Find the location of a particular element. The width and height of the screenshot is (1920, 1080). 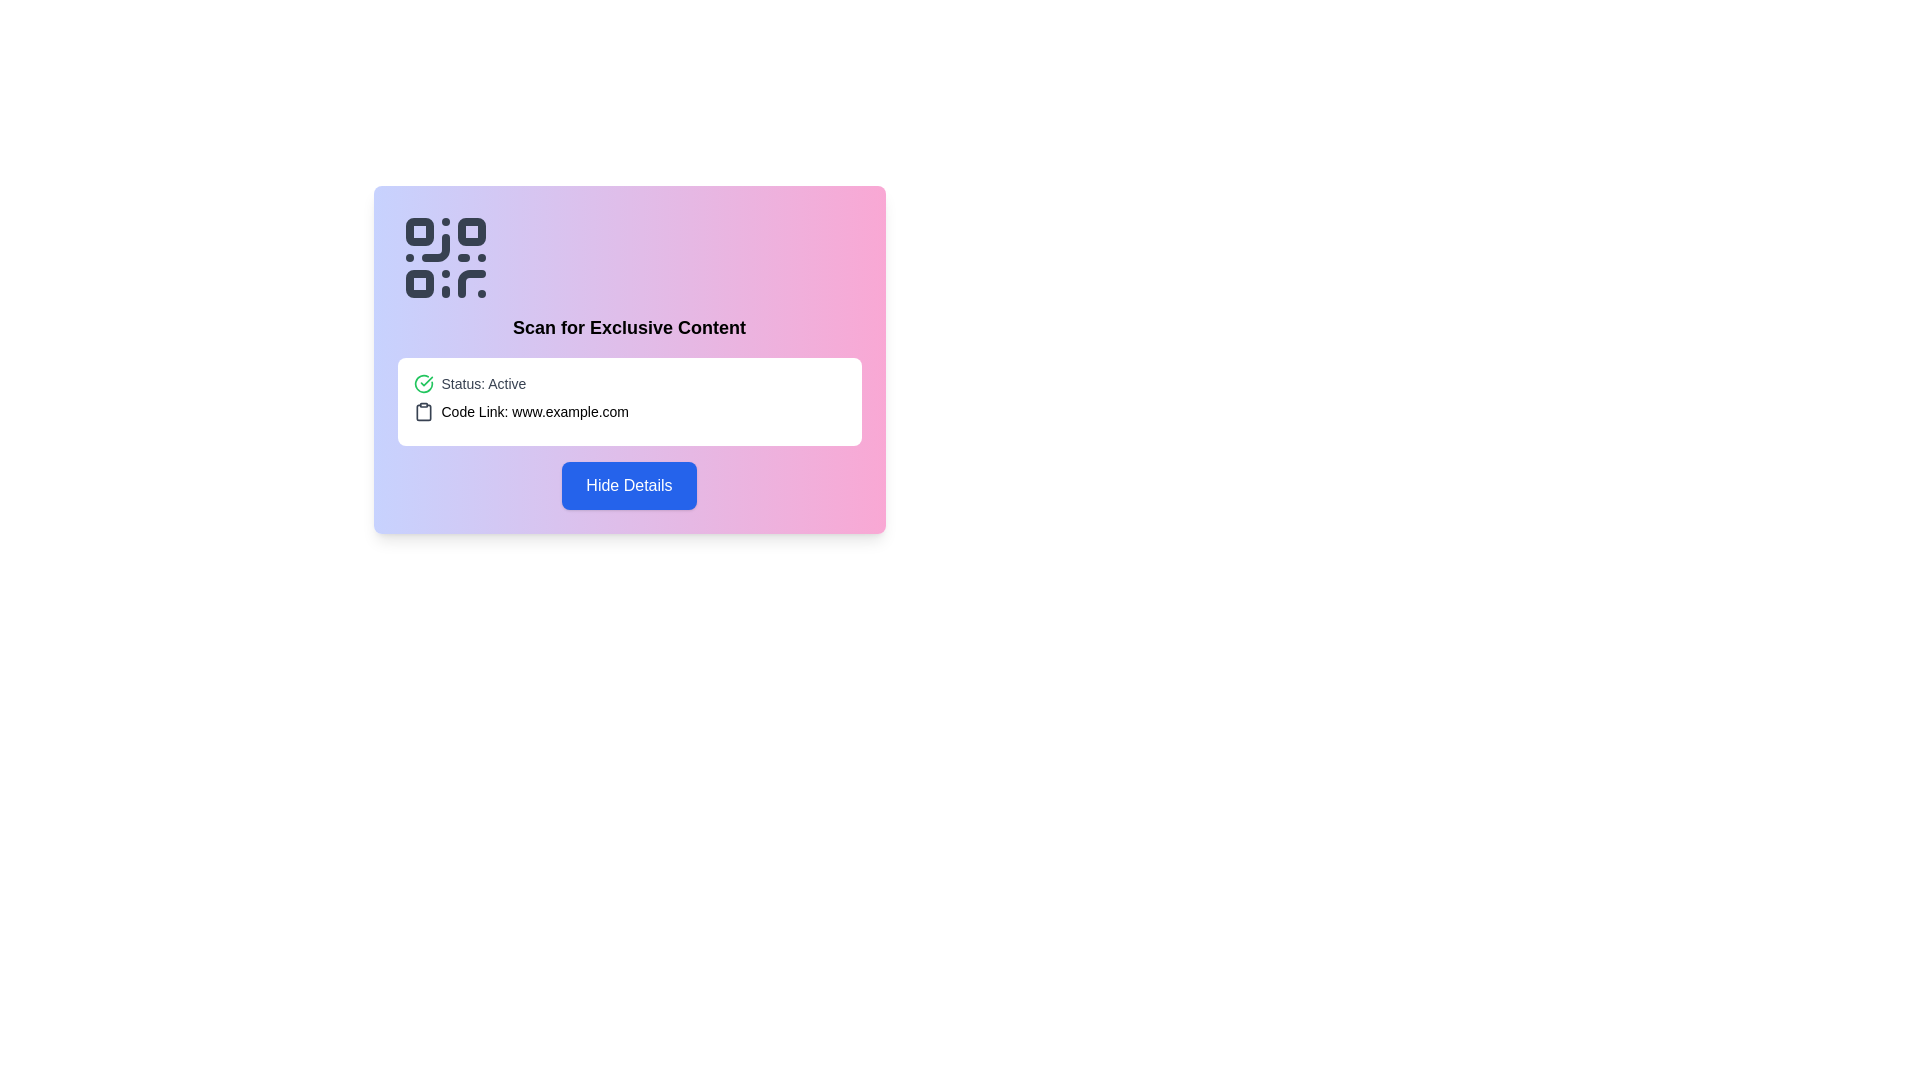

the text label displaying 'Code Link: www.example.com', which is positioned immediately to the right of the clipboard icon and located centrally on the page is located at coordinates (535, 411).